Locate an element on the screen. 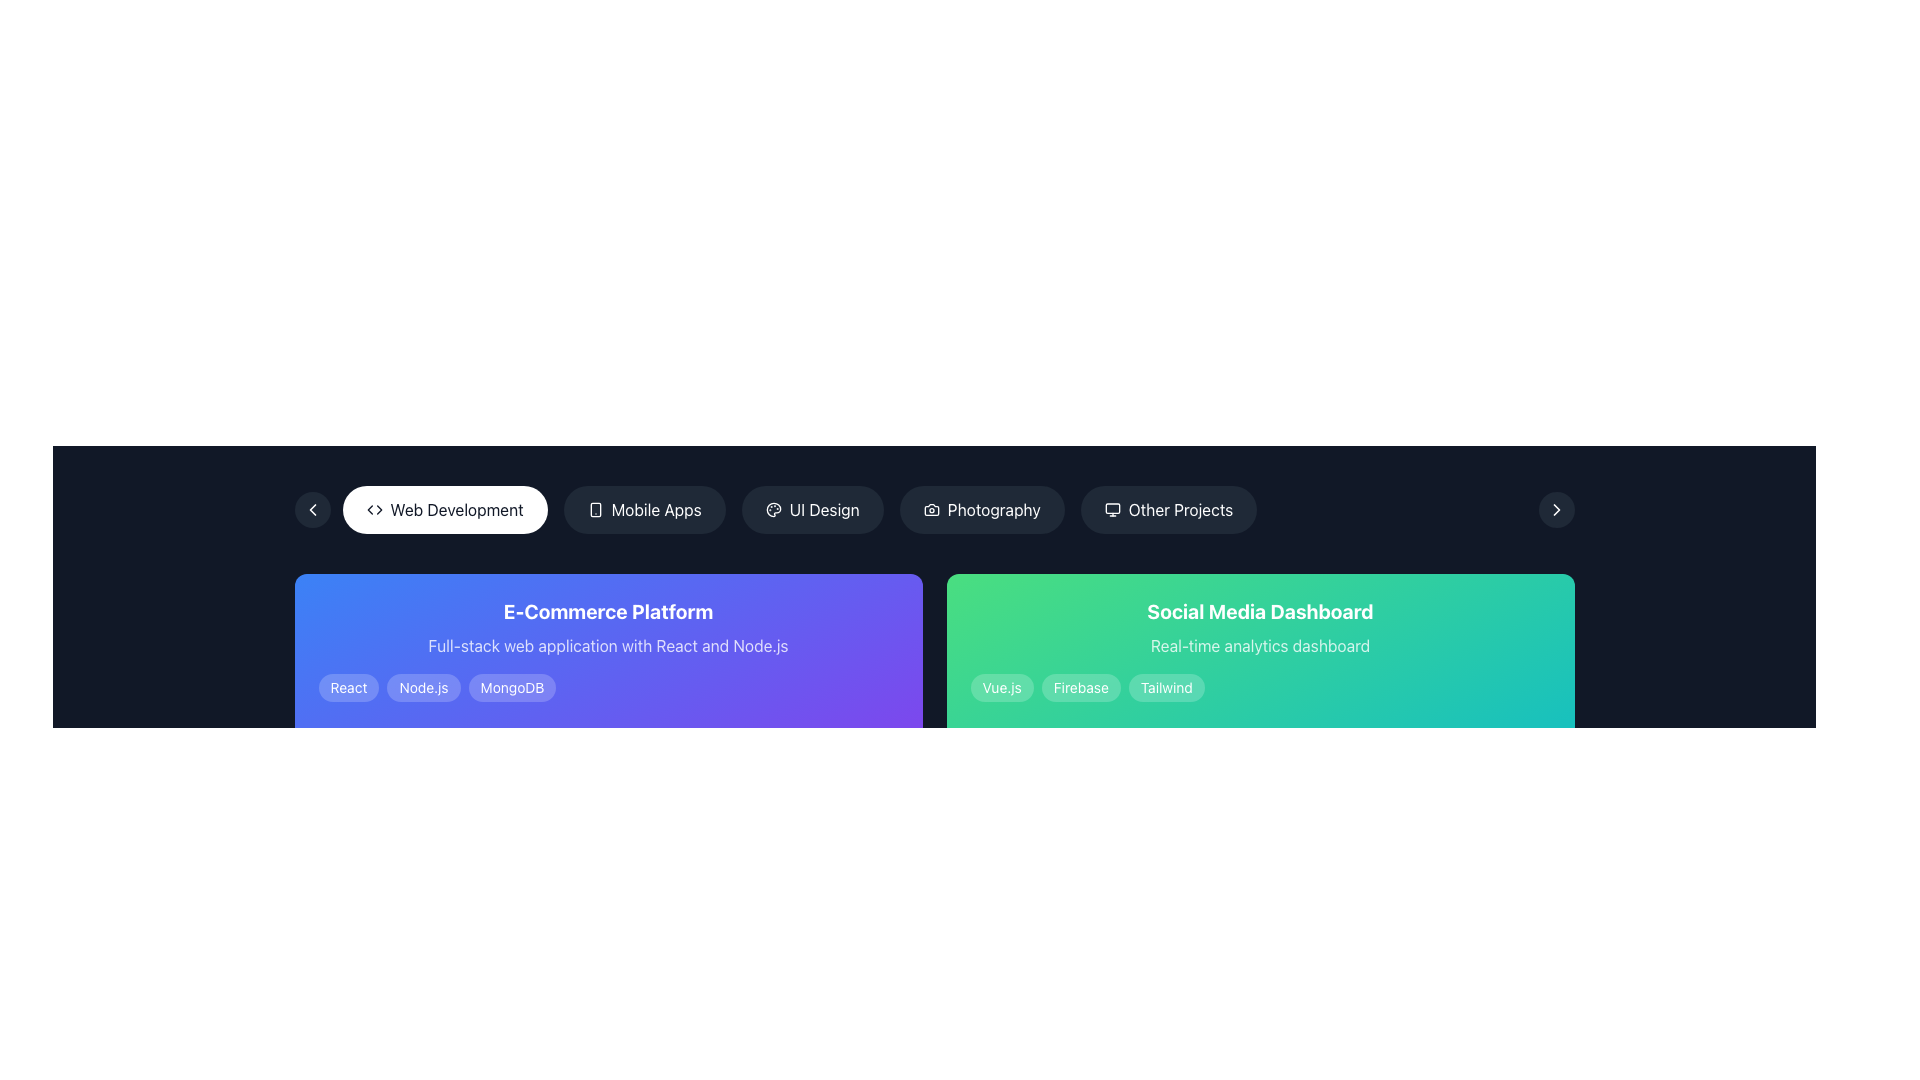 Image resolution: width=1920 pixels, height=1080 pixels. descriptive text that contains 'Full-stack web application with React and Node.js,' which is styled in a light white-to-gray font and located in a purple box beneath the header 'E-Commerce Platform.' is located at coordinates (607, 645).